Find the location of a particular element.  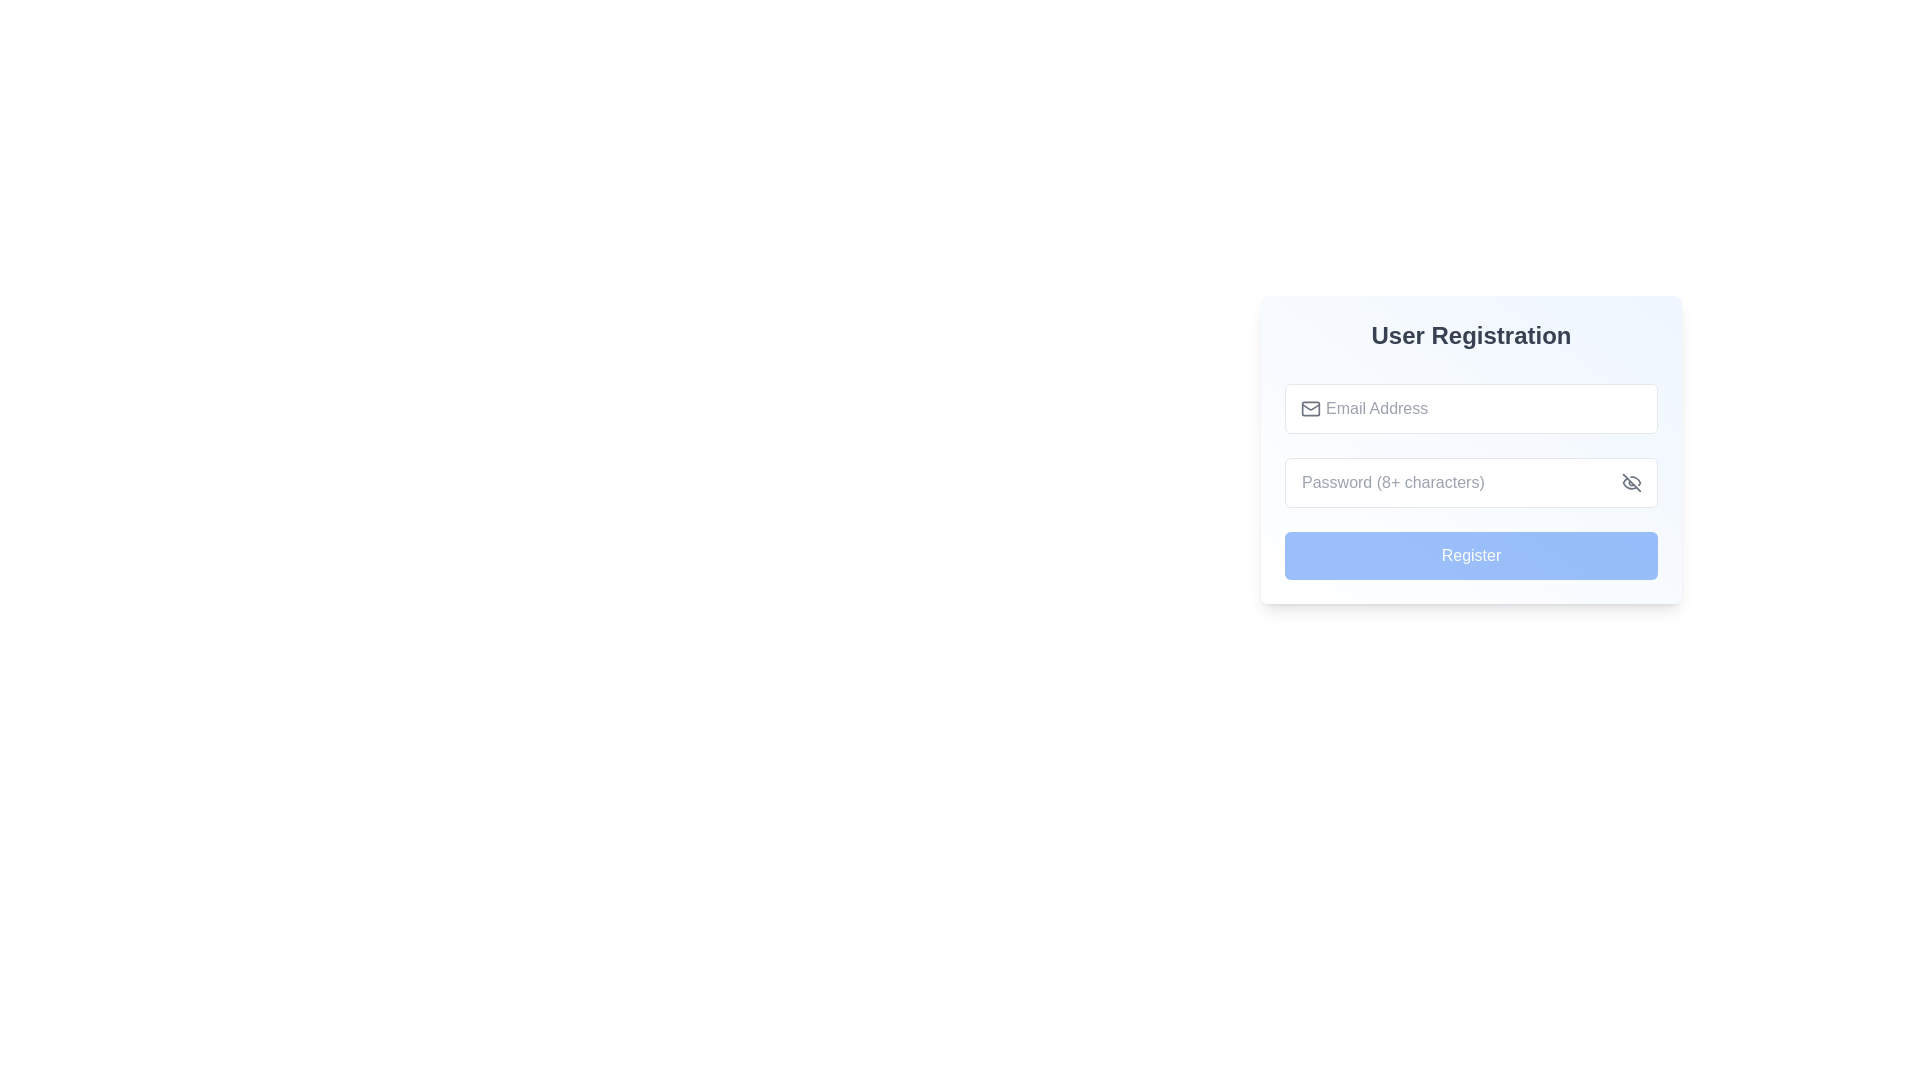

the visibility toggle element, which is a thin diagonal line styled as a strikethrough, located over the password input field in the User Registration form is located at coordinates (1632, 482).